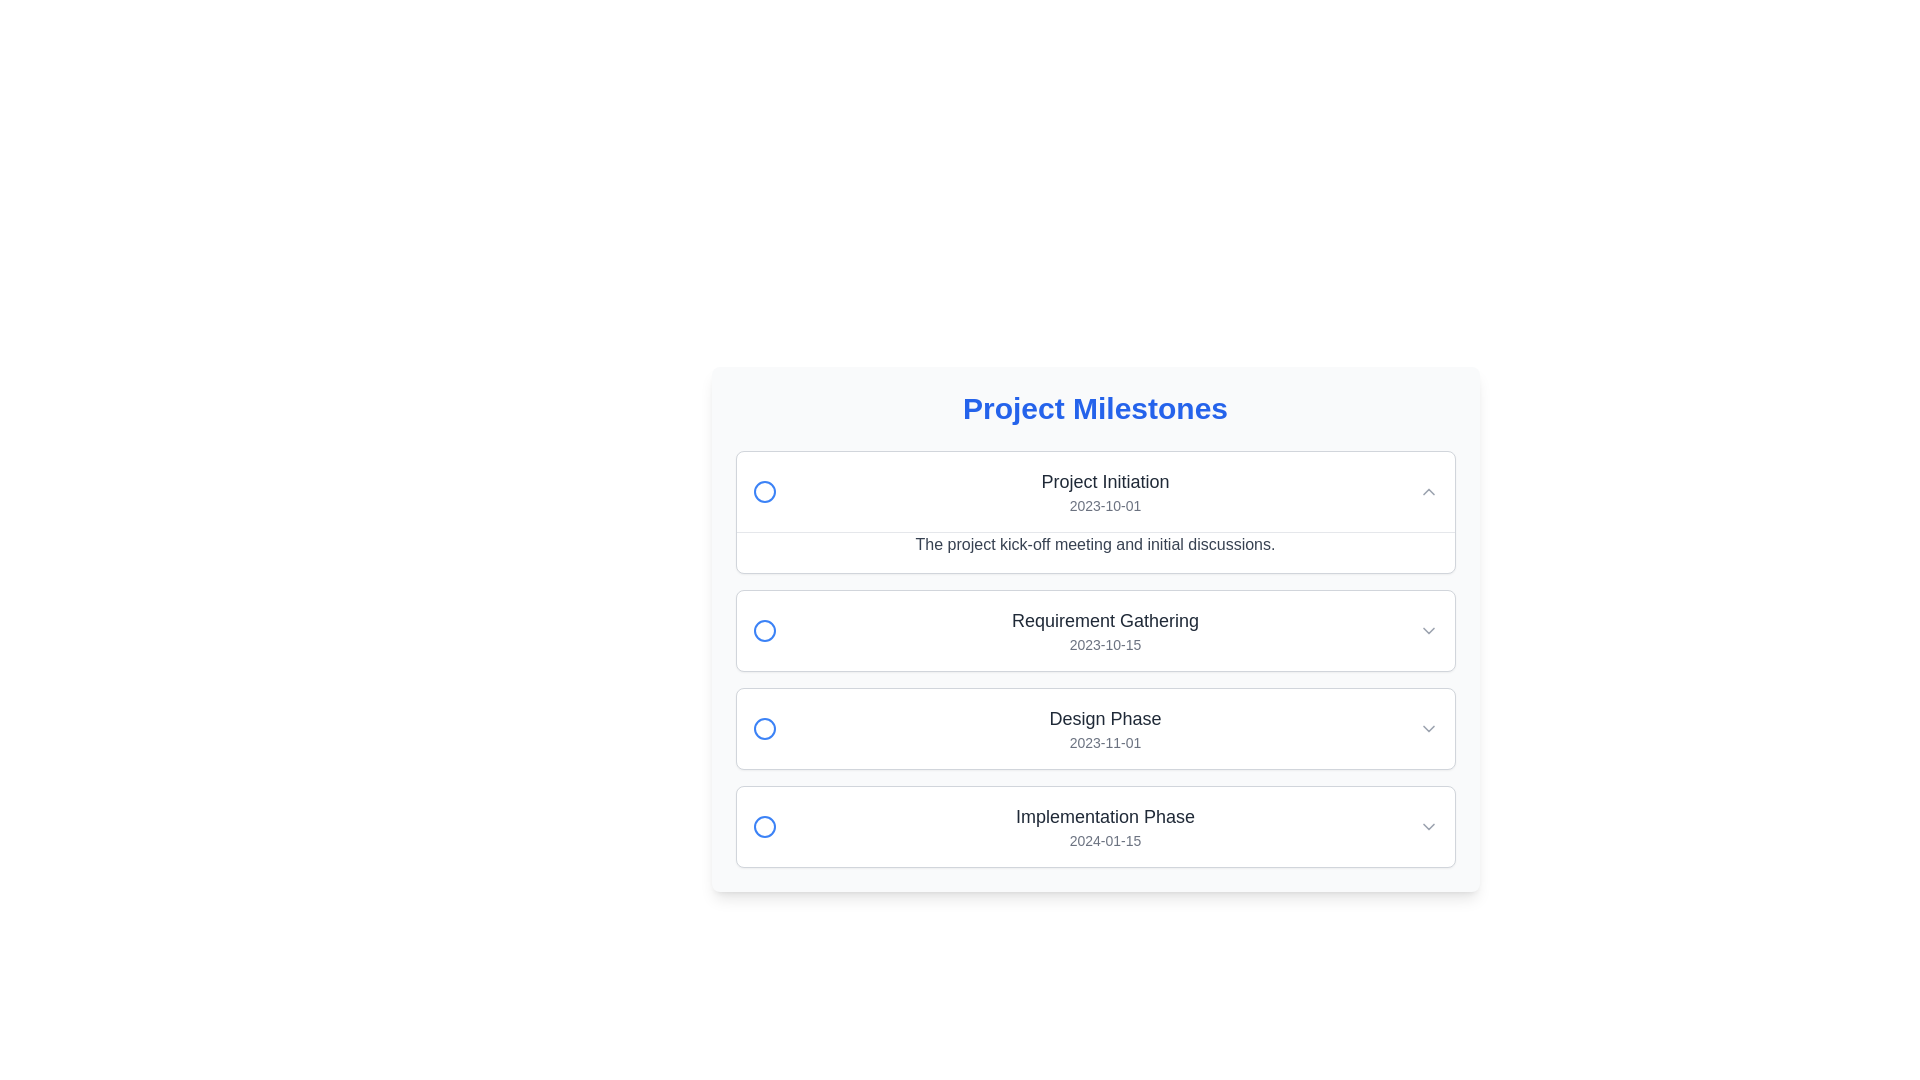 The width and height of the screenshot is (1920, 1080). I want to click on the circular icon with a blue outline that is adjacent to the text 'Design Phase', so click(763, 729).